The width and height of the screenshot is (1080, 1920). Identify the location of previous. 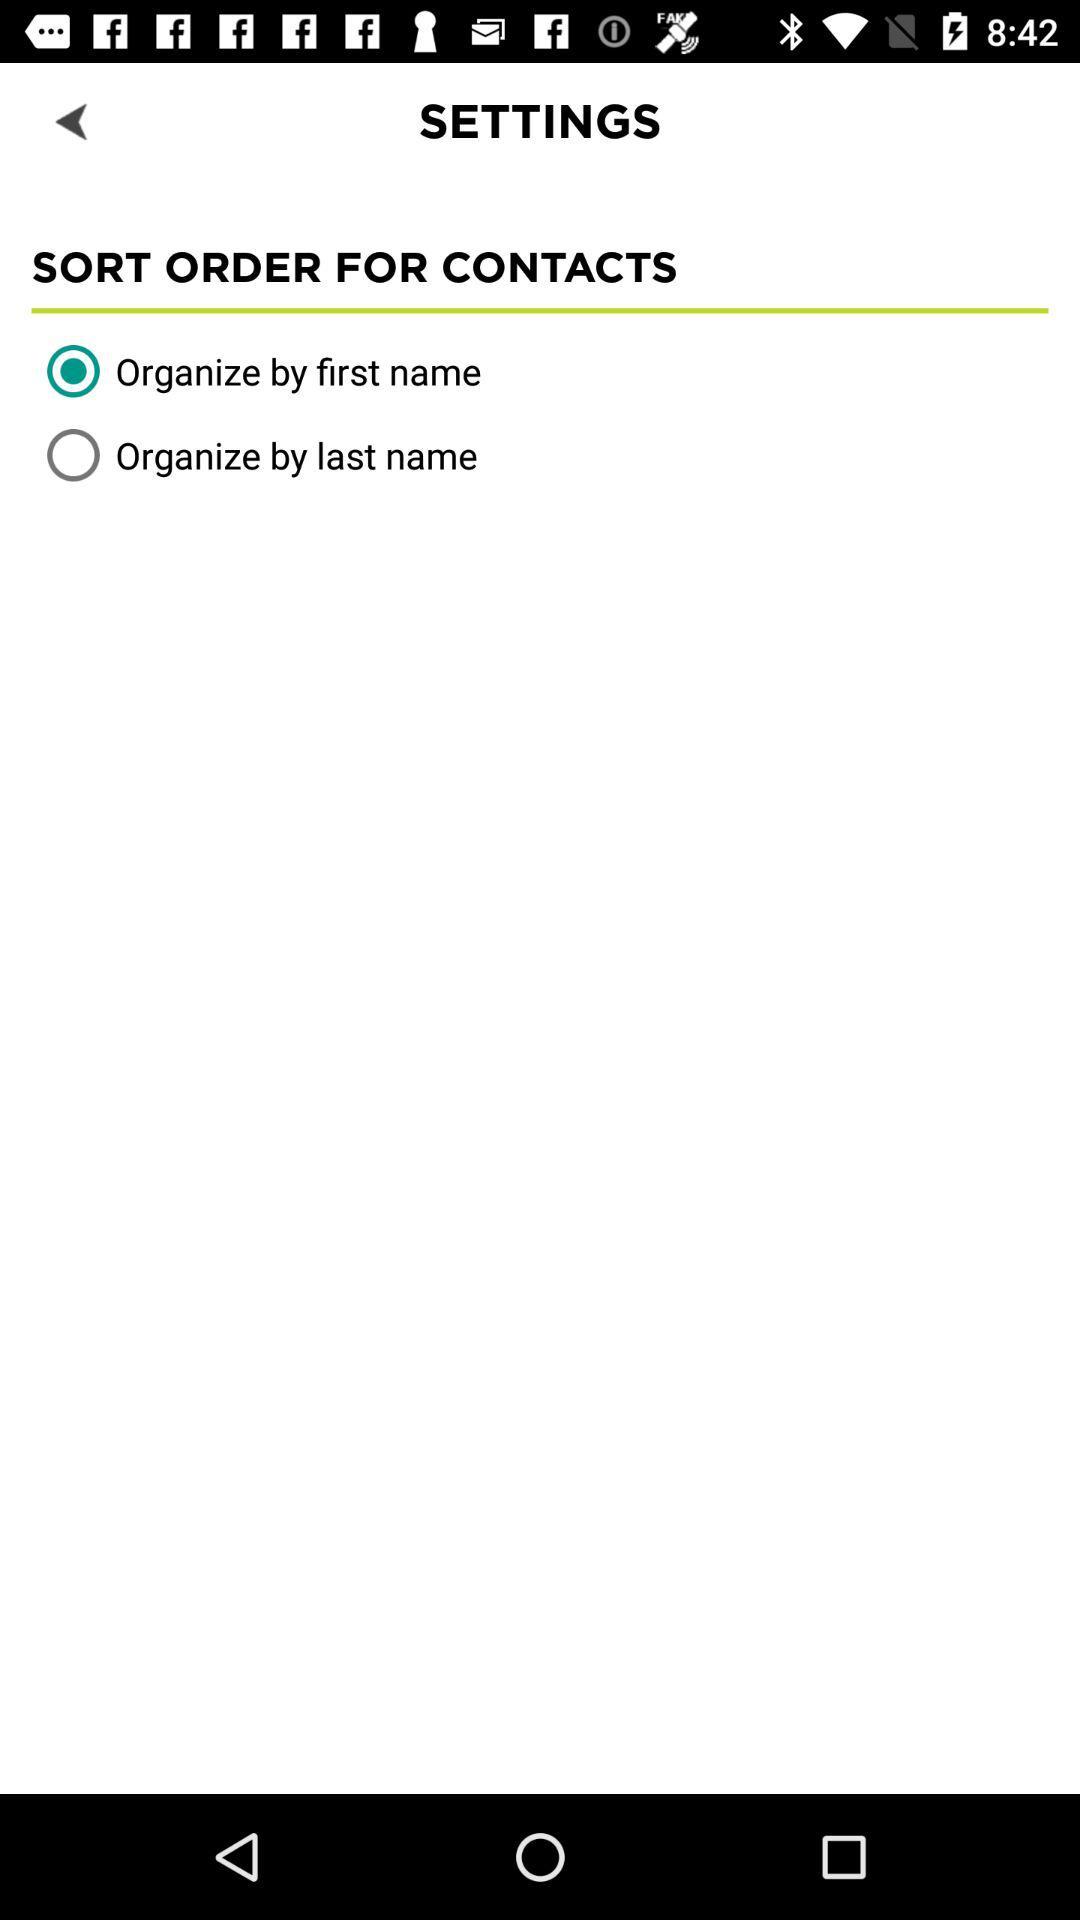
(72, 119).